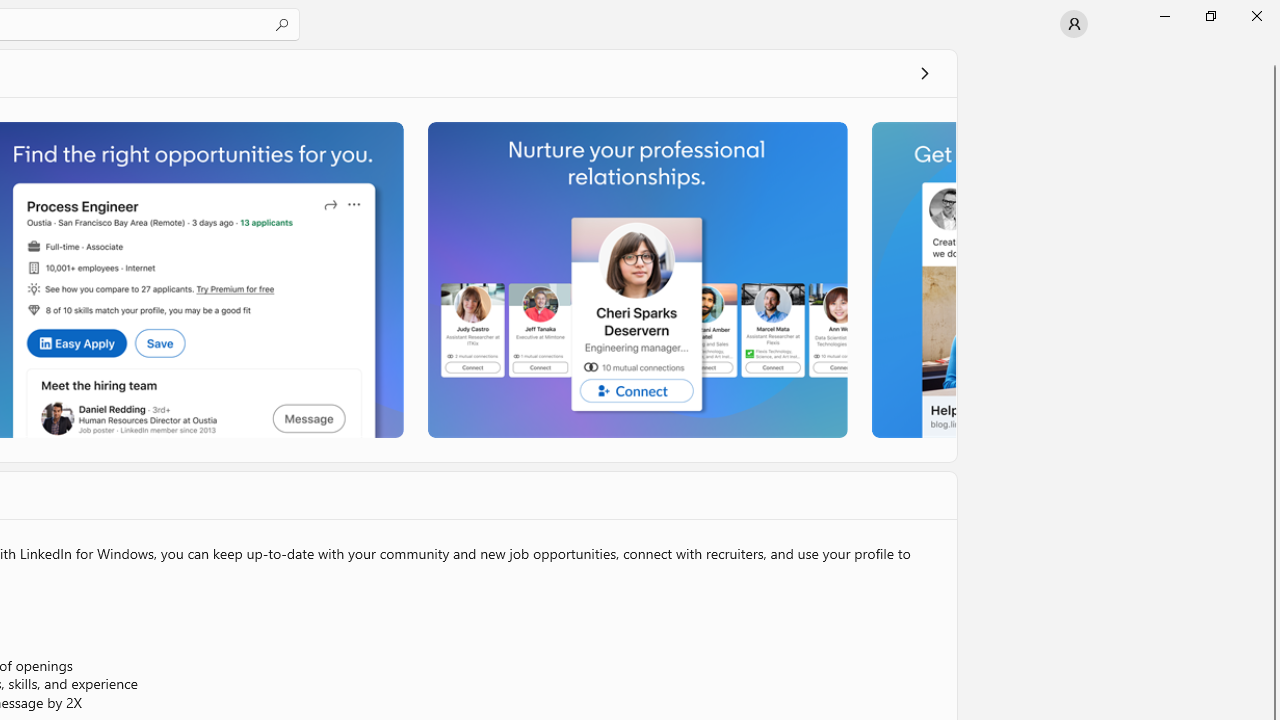  I want to click on 'Minimize Microsoft Store', so click(1164, 15).